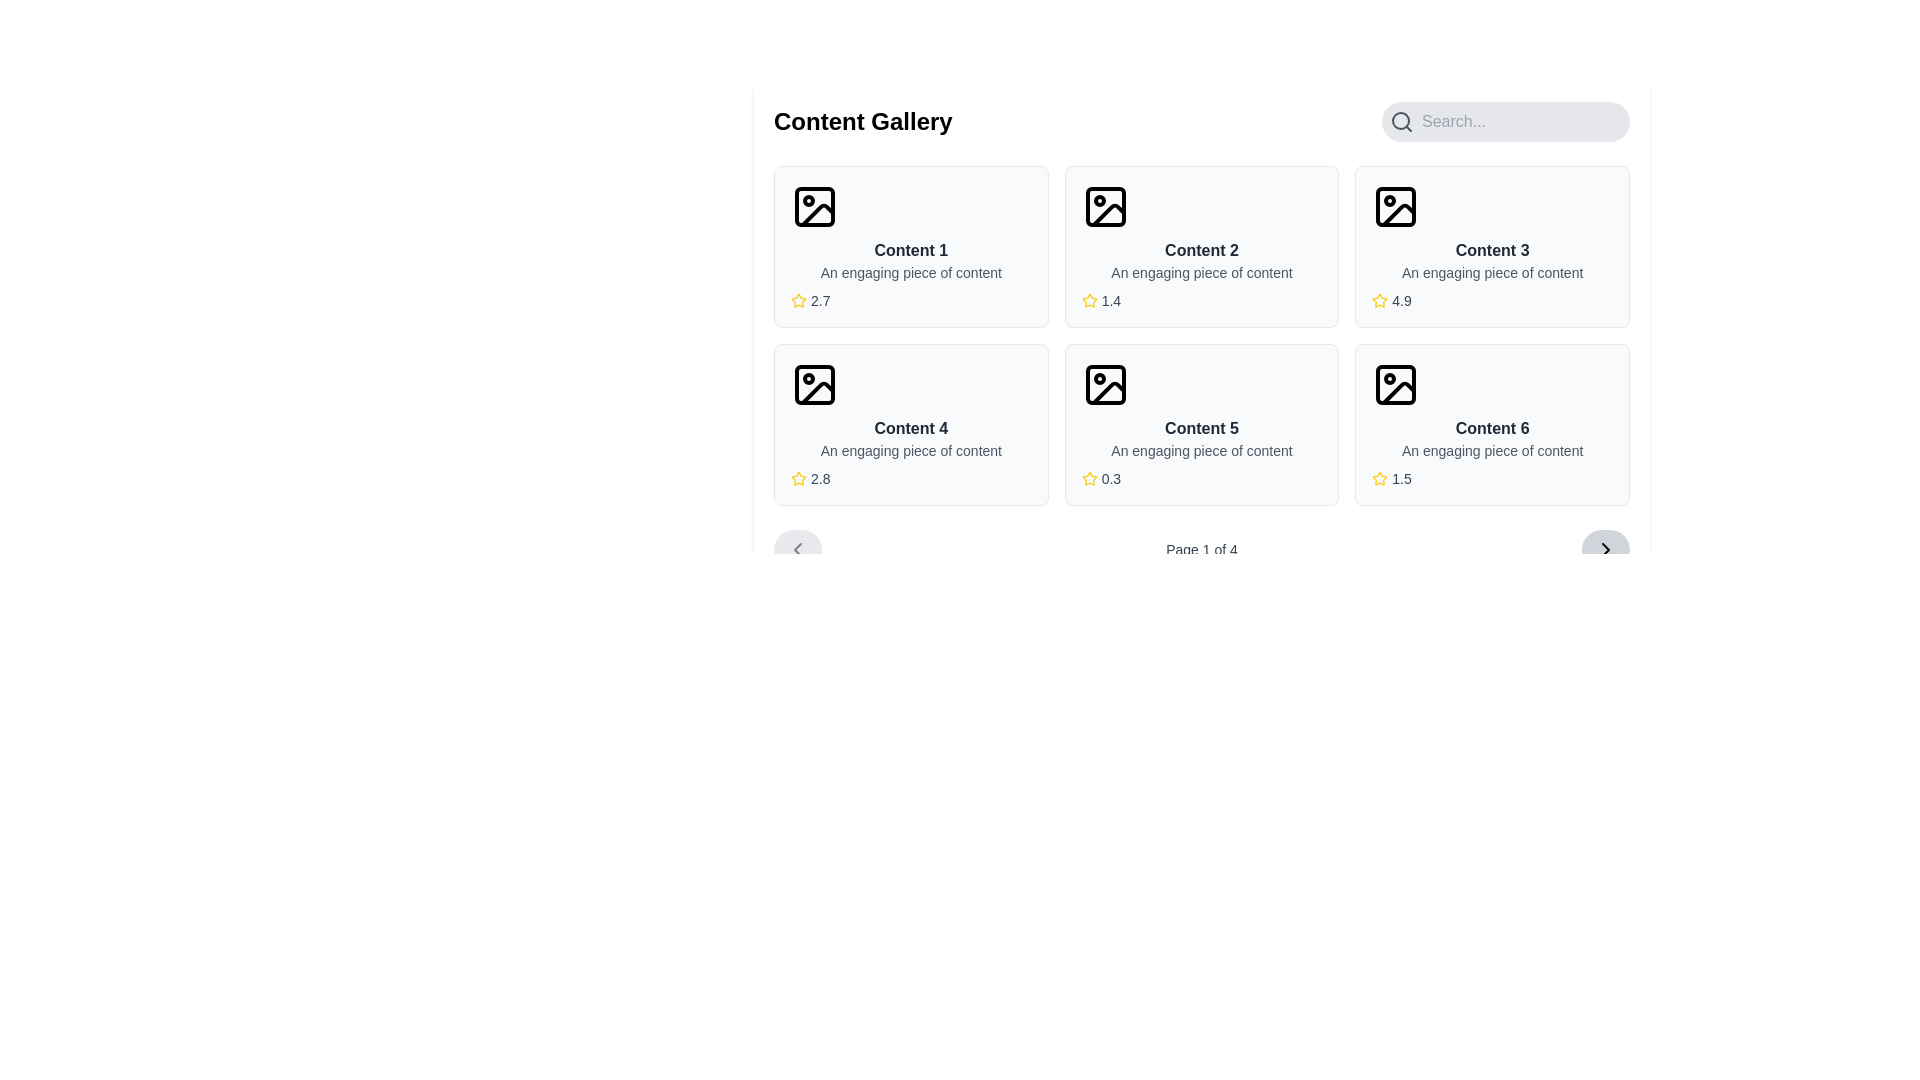 This screenshot has height=1080, width=1920. Describe the element at coordinates (1379, 300) in the screenshot. I see `the star icon representing a rating value of '4.9' in the content card for 'Content 3', located in the right column of the first row` at that location.